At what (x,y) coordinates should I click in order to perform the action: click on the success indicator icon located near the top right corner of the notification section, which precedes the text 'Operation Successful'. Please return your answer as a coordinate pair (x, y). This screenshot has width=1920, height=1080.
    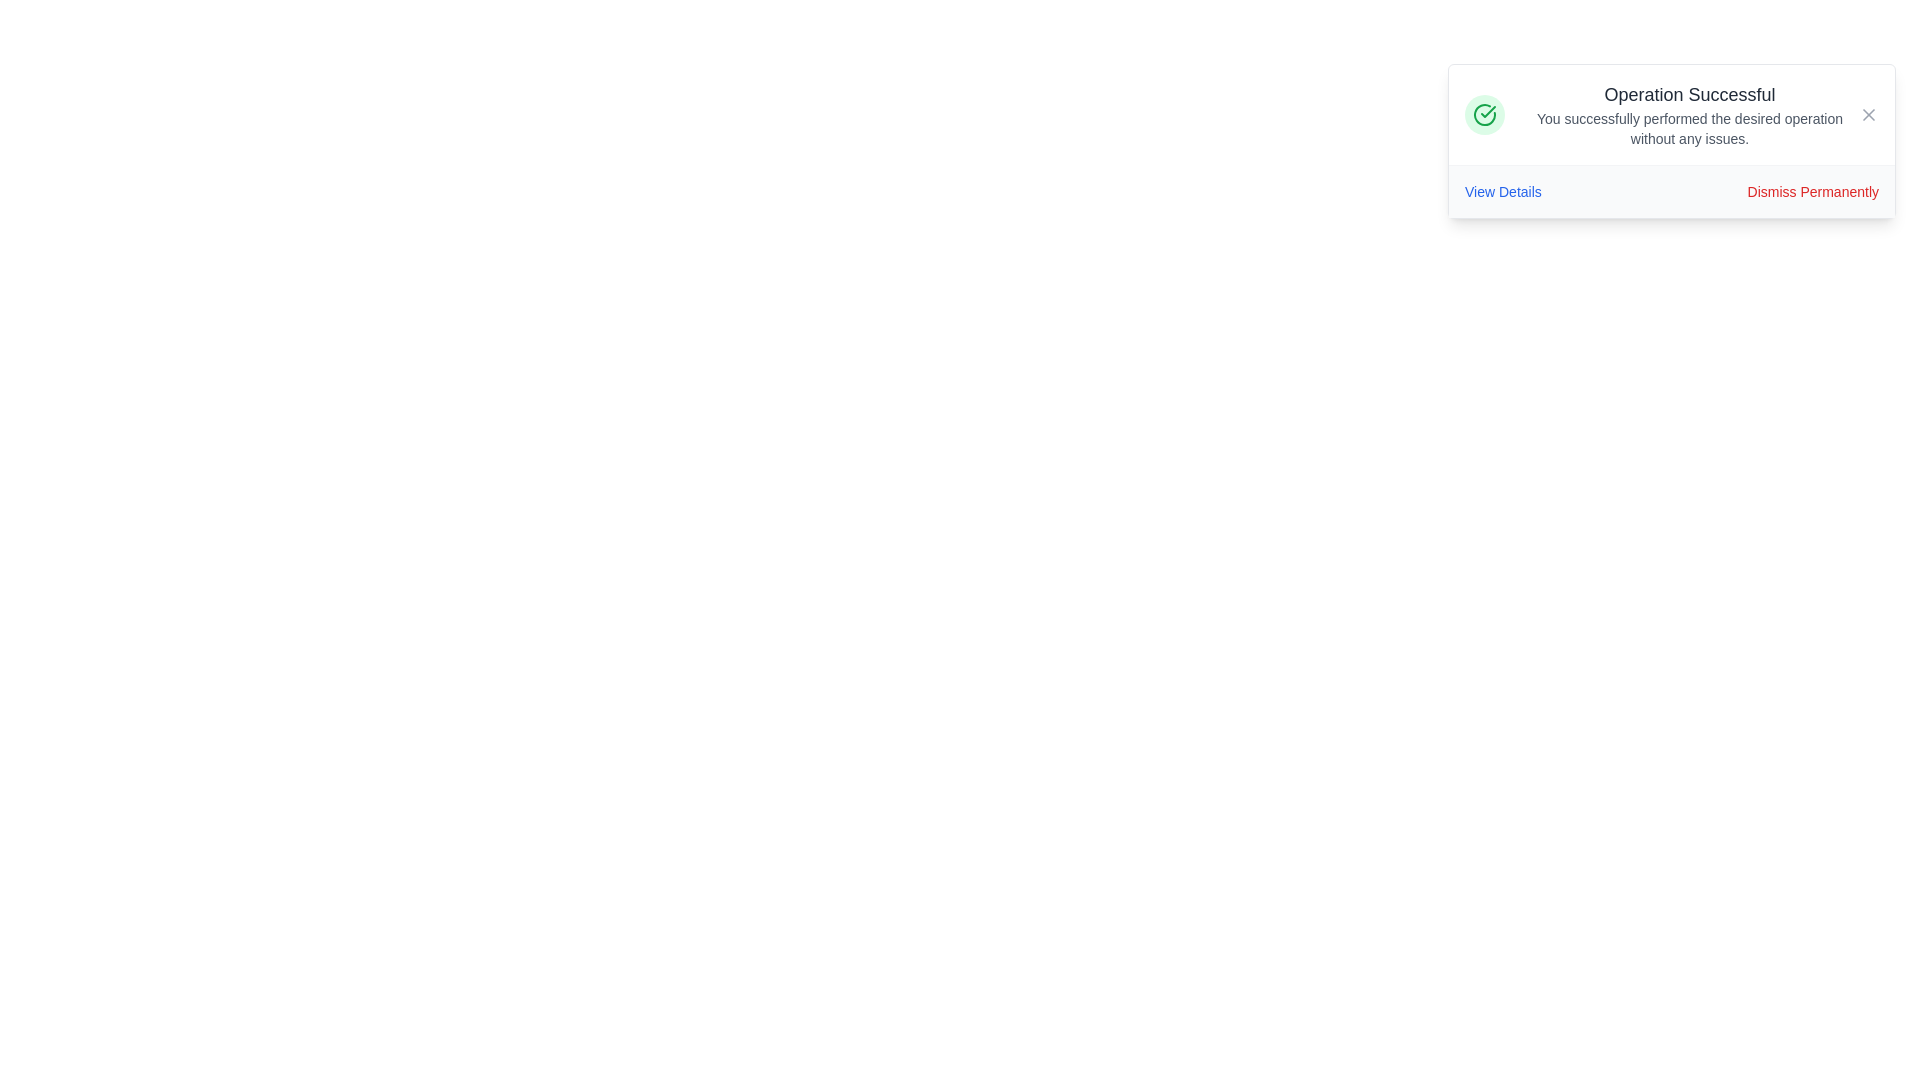
    Looking at the image, I should click on (1484, 115).